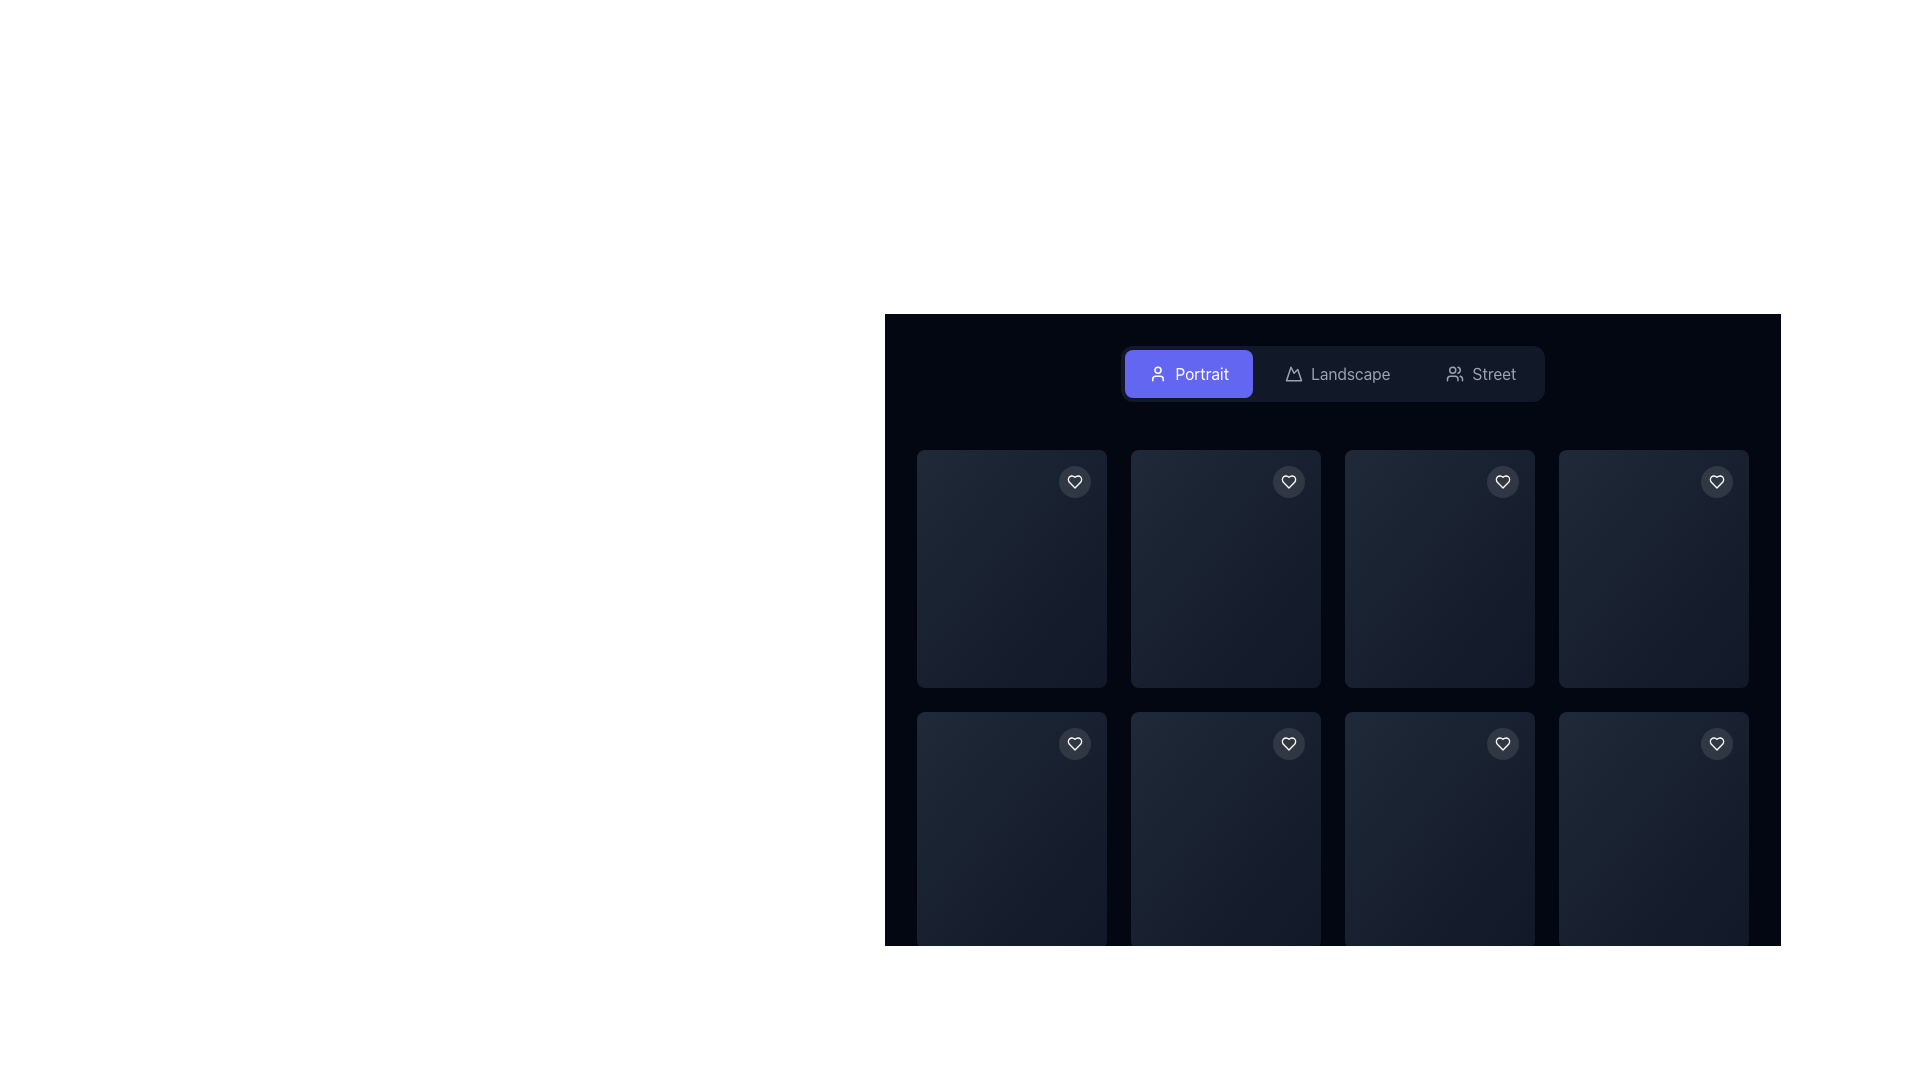 The width and height of the screenshot is (1920, 1080). Describe the element at coordinates (1333, 374) in the screenshot. I see `the active 'Portrait' button in the button group` at that location.